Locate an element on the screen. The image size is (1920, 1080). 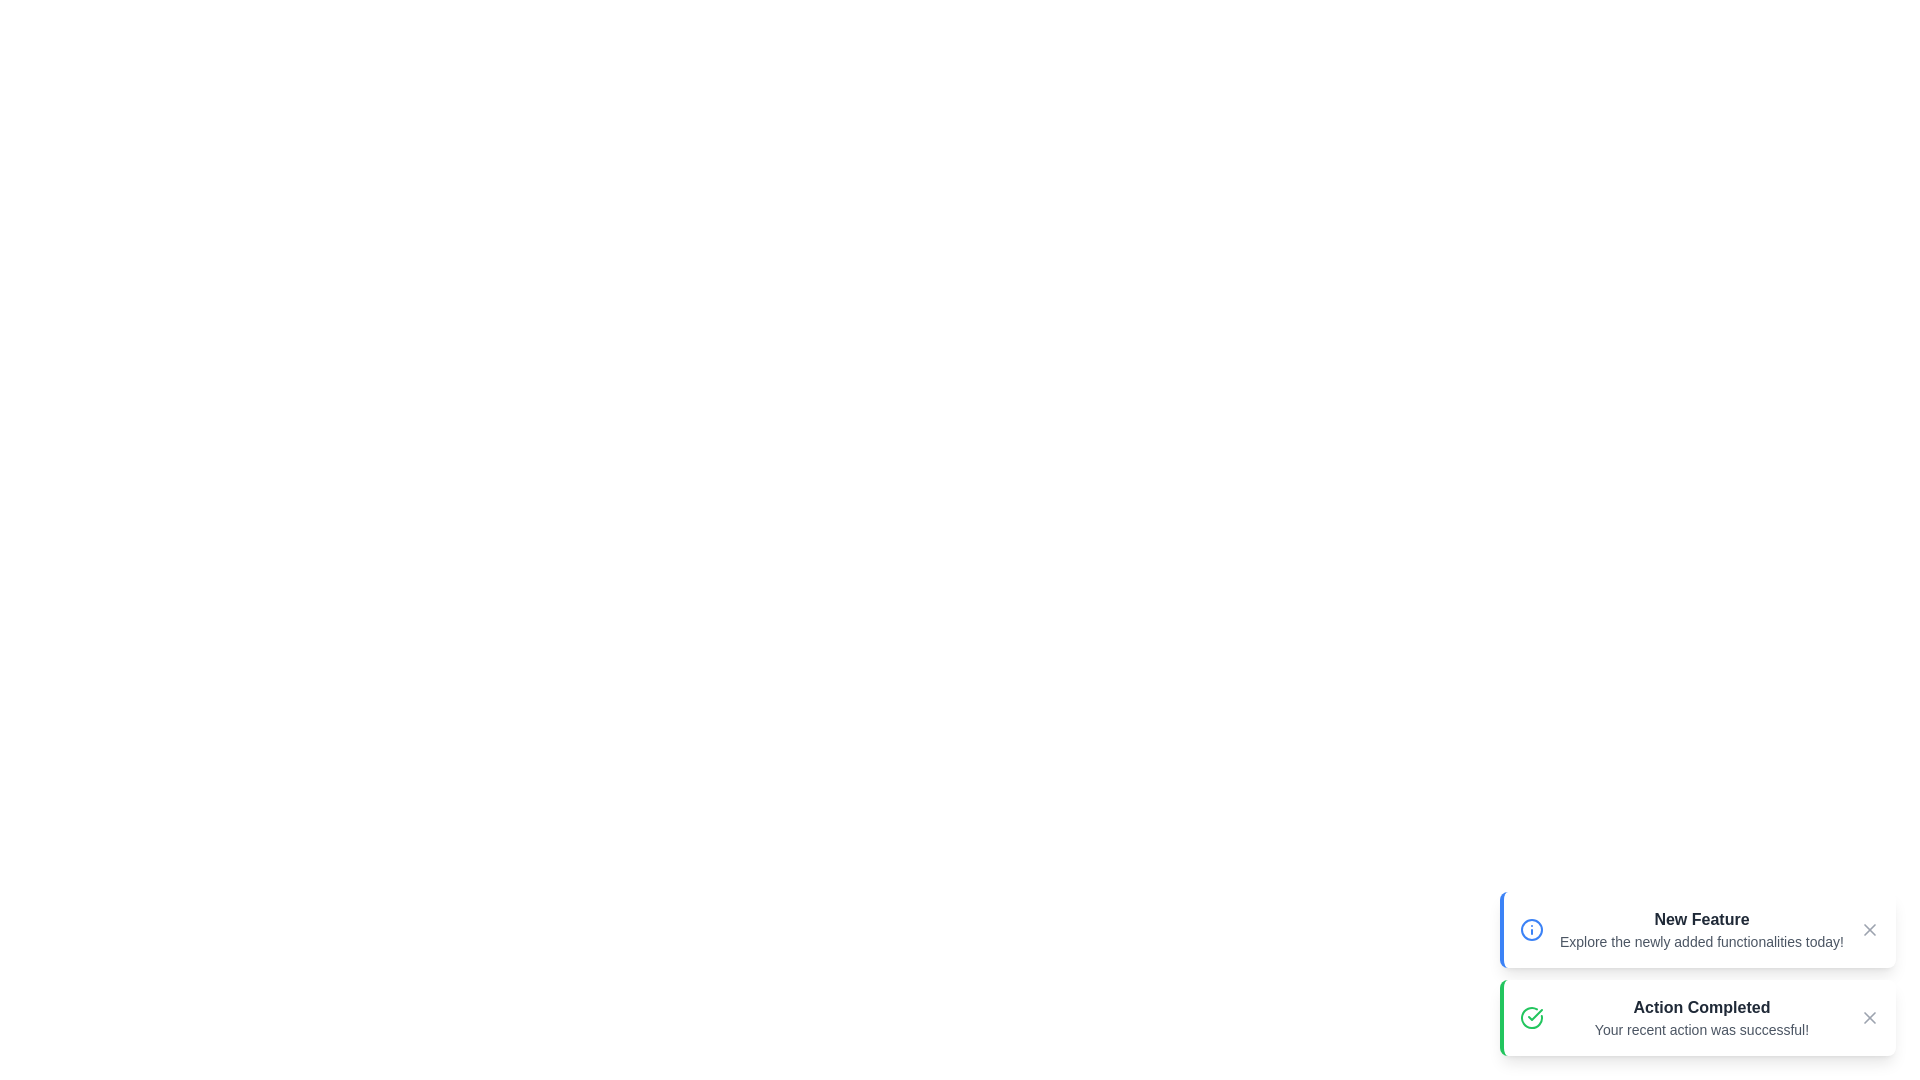
close button to dismiss the message is located at coordinates (1869, 929).